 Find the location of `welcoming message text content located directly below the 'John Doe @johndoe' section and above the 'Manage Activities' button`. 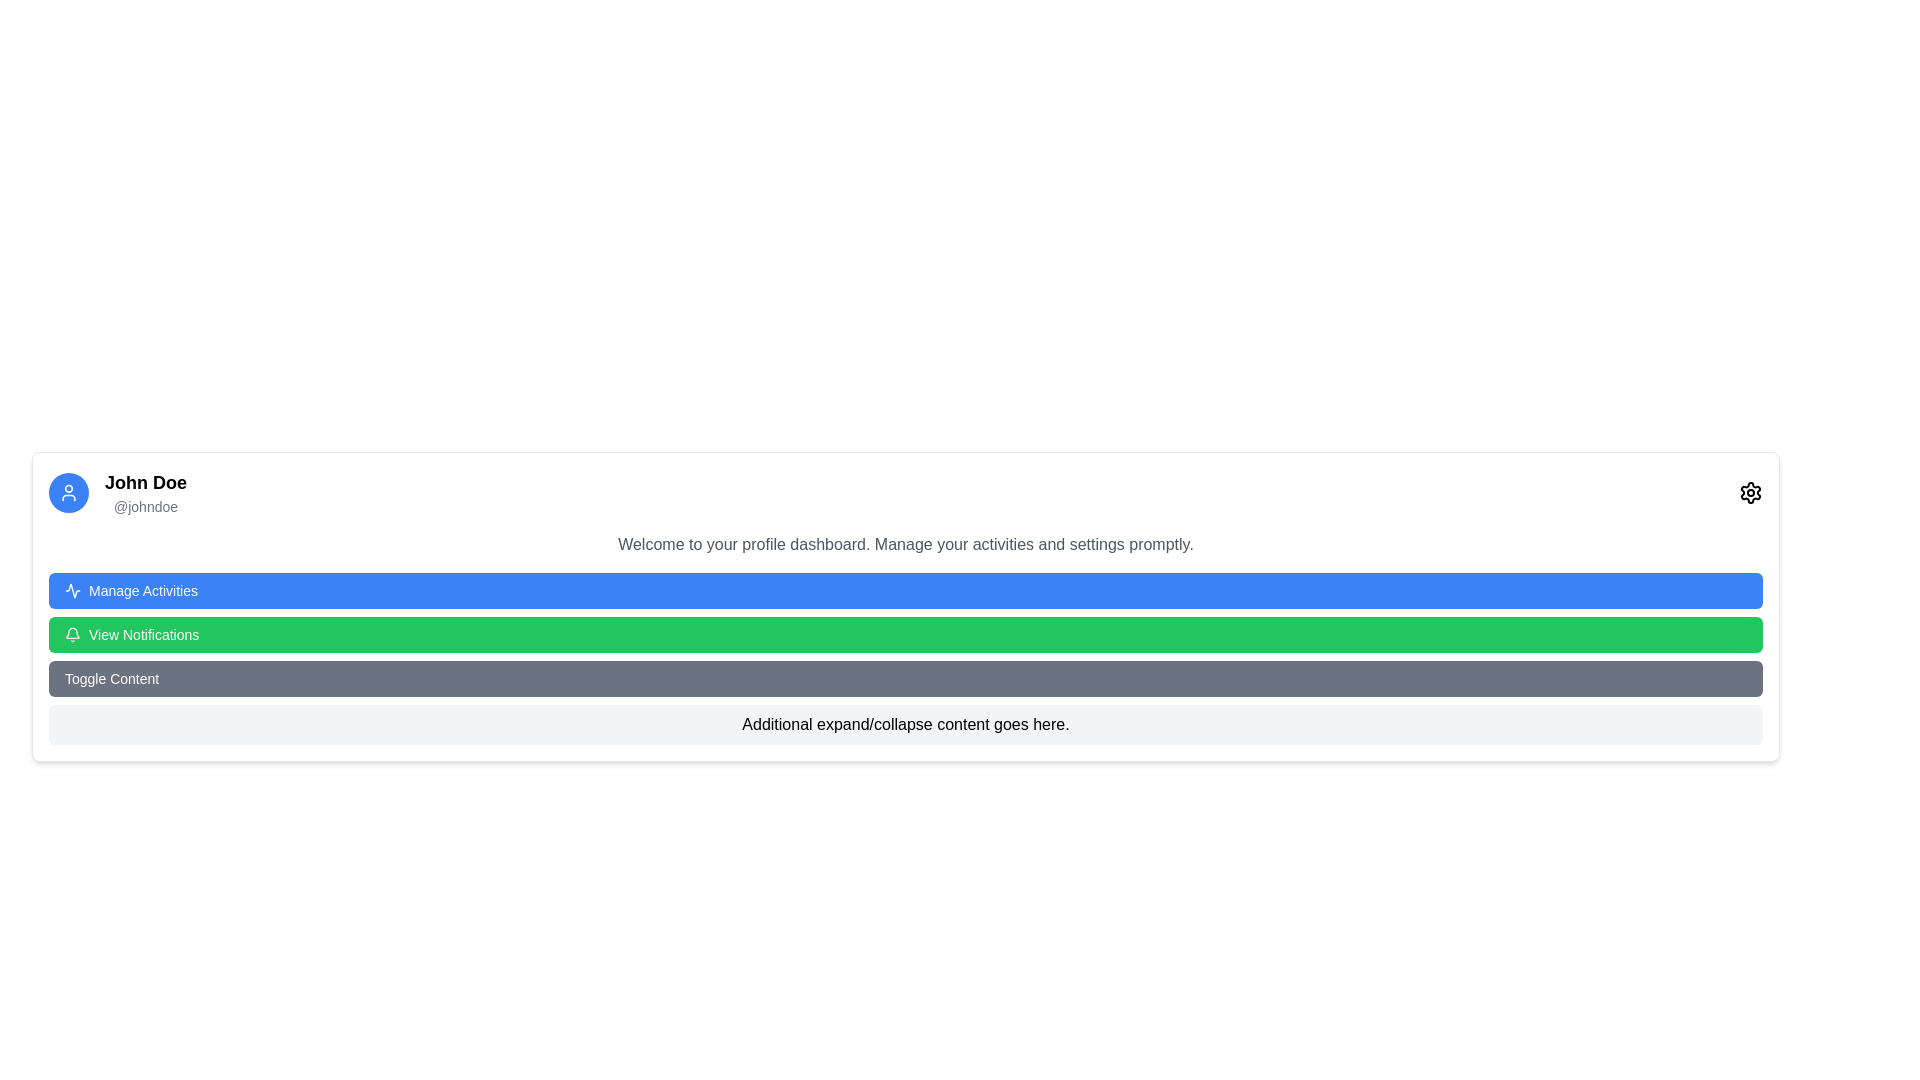

welcoming message text content located directly below the 'John Doe @johndoe' section and above the 'Manage Activities' button is located at coordinates (905, 544).